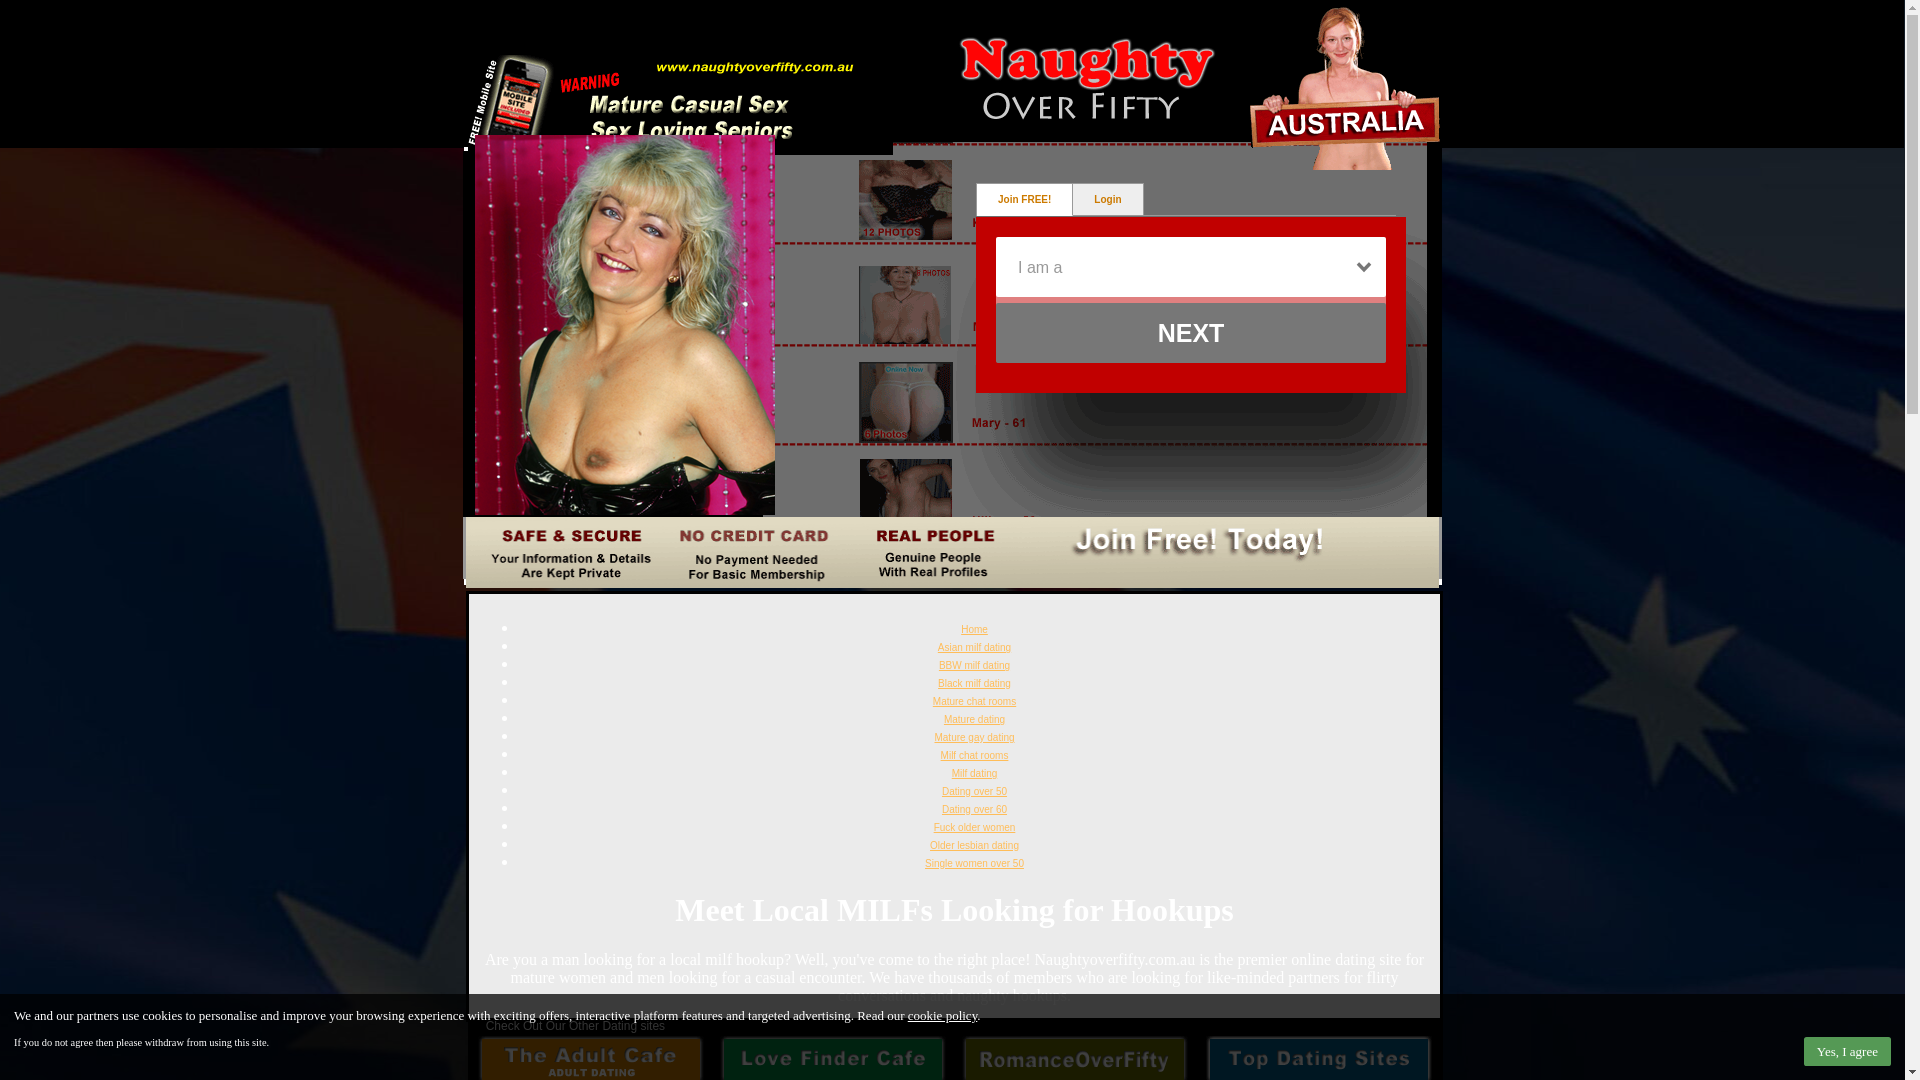 This screenshot has width=1920, height=1080. I want to click on 'Milf chat rooms', so click(974, 755).